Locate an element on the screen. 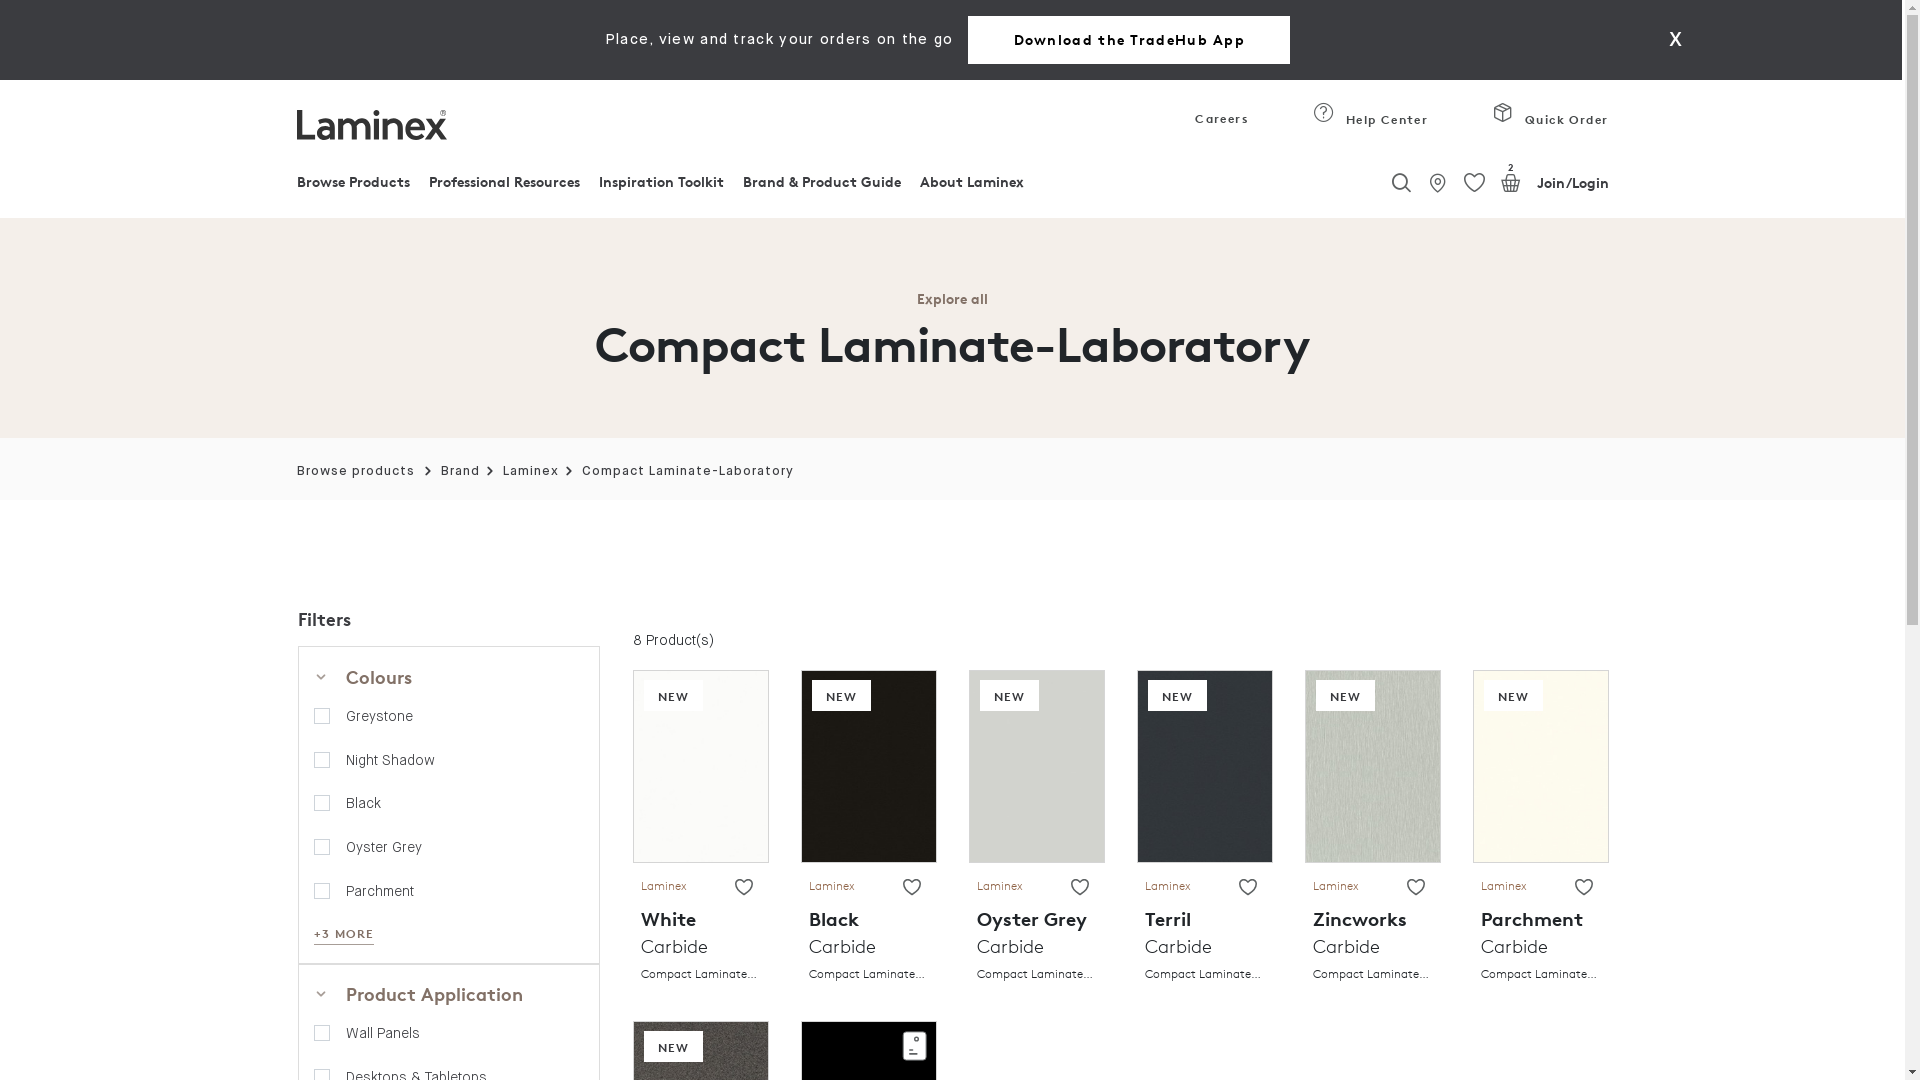  'Laminex' is located at coordinates (503, 471).